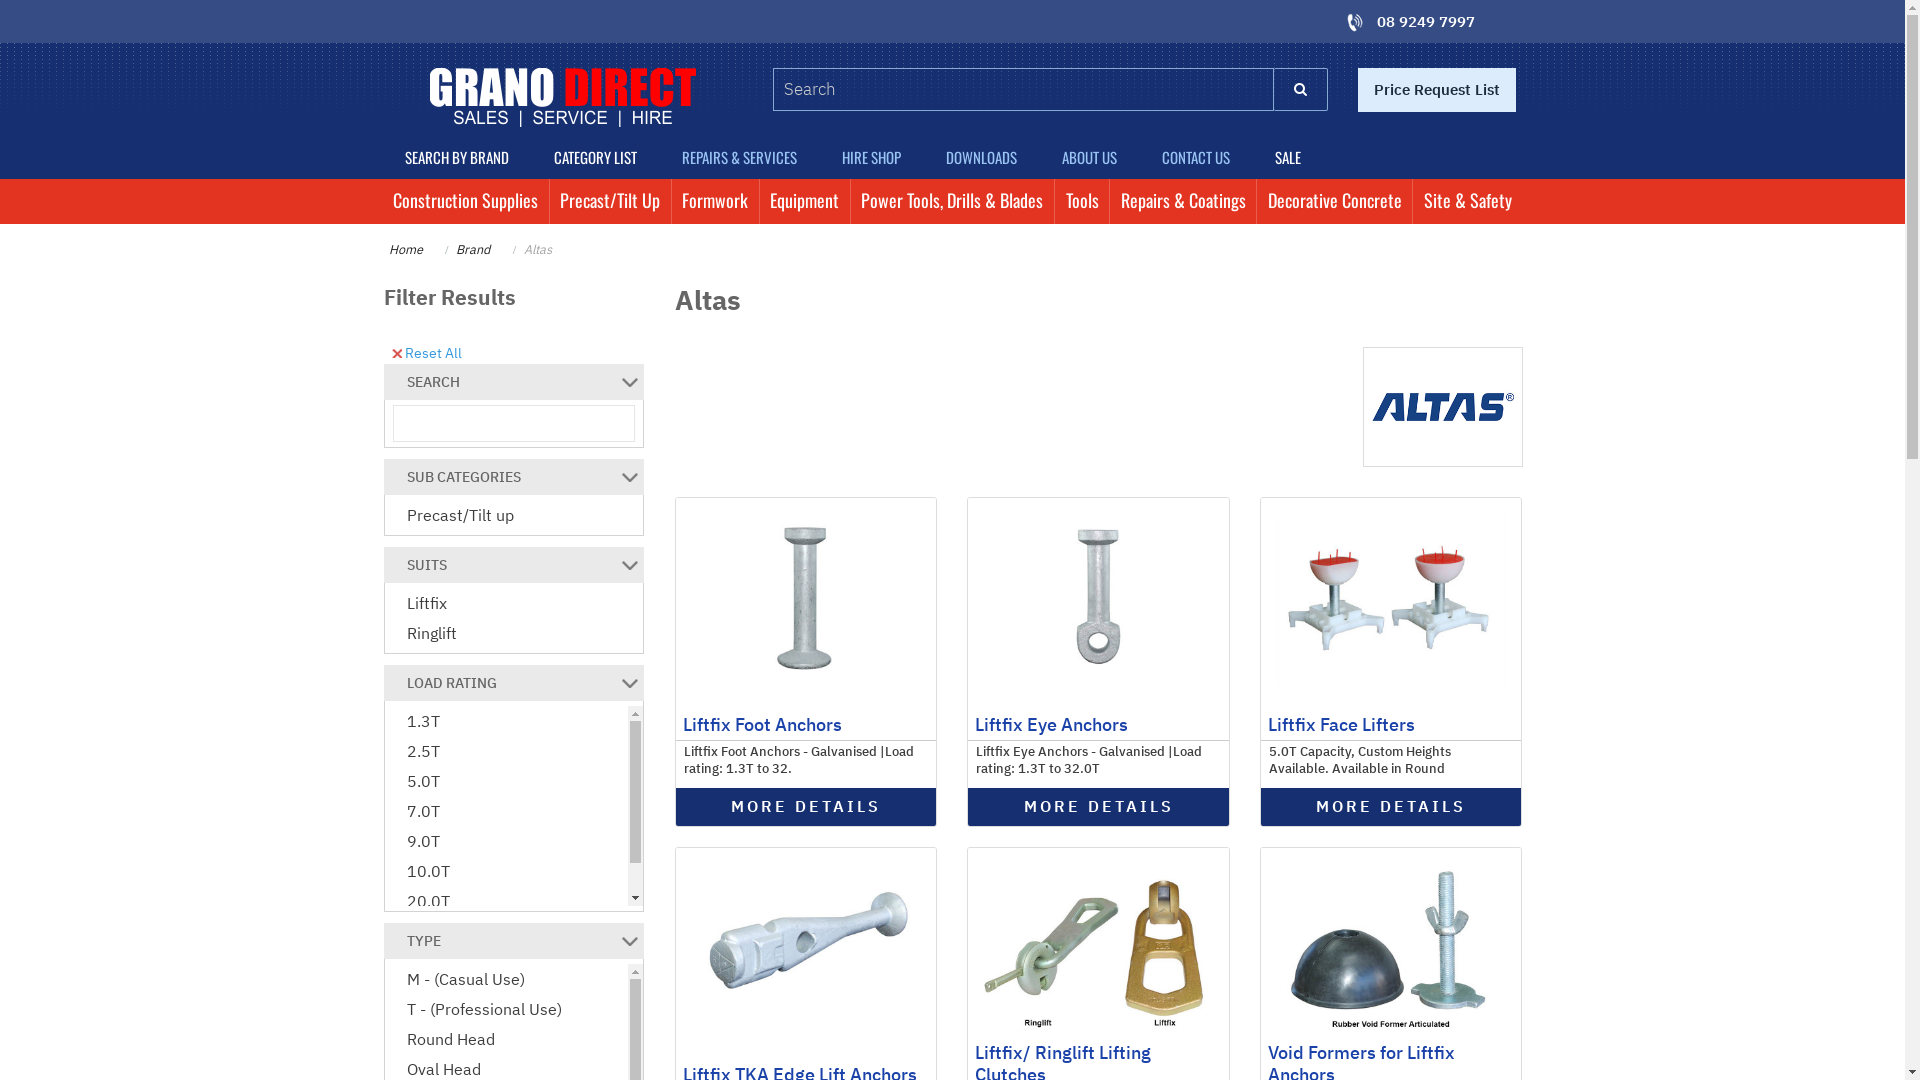  I want to click on 'REPAIRS & SERVICES', so click(660, 157).